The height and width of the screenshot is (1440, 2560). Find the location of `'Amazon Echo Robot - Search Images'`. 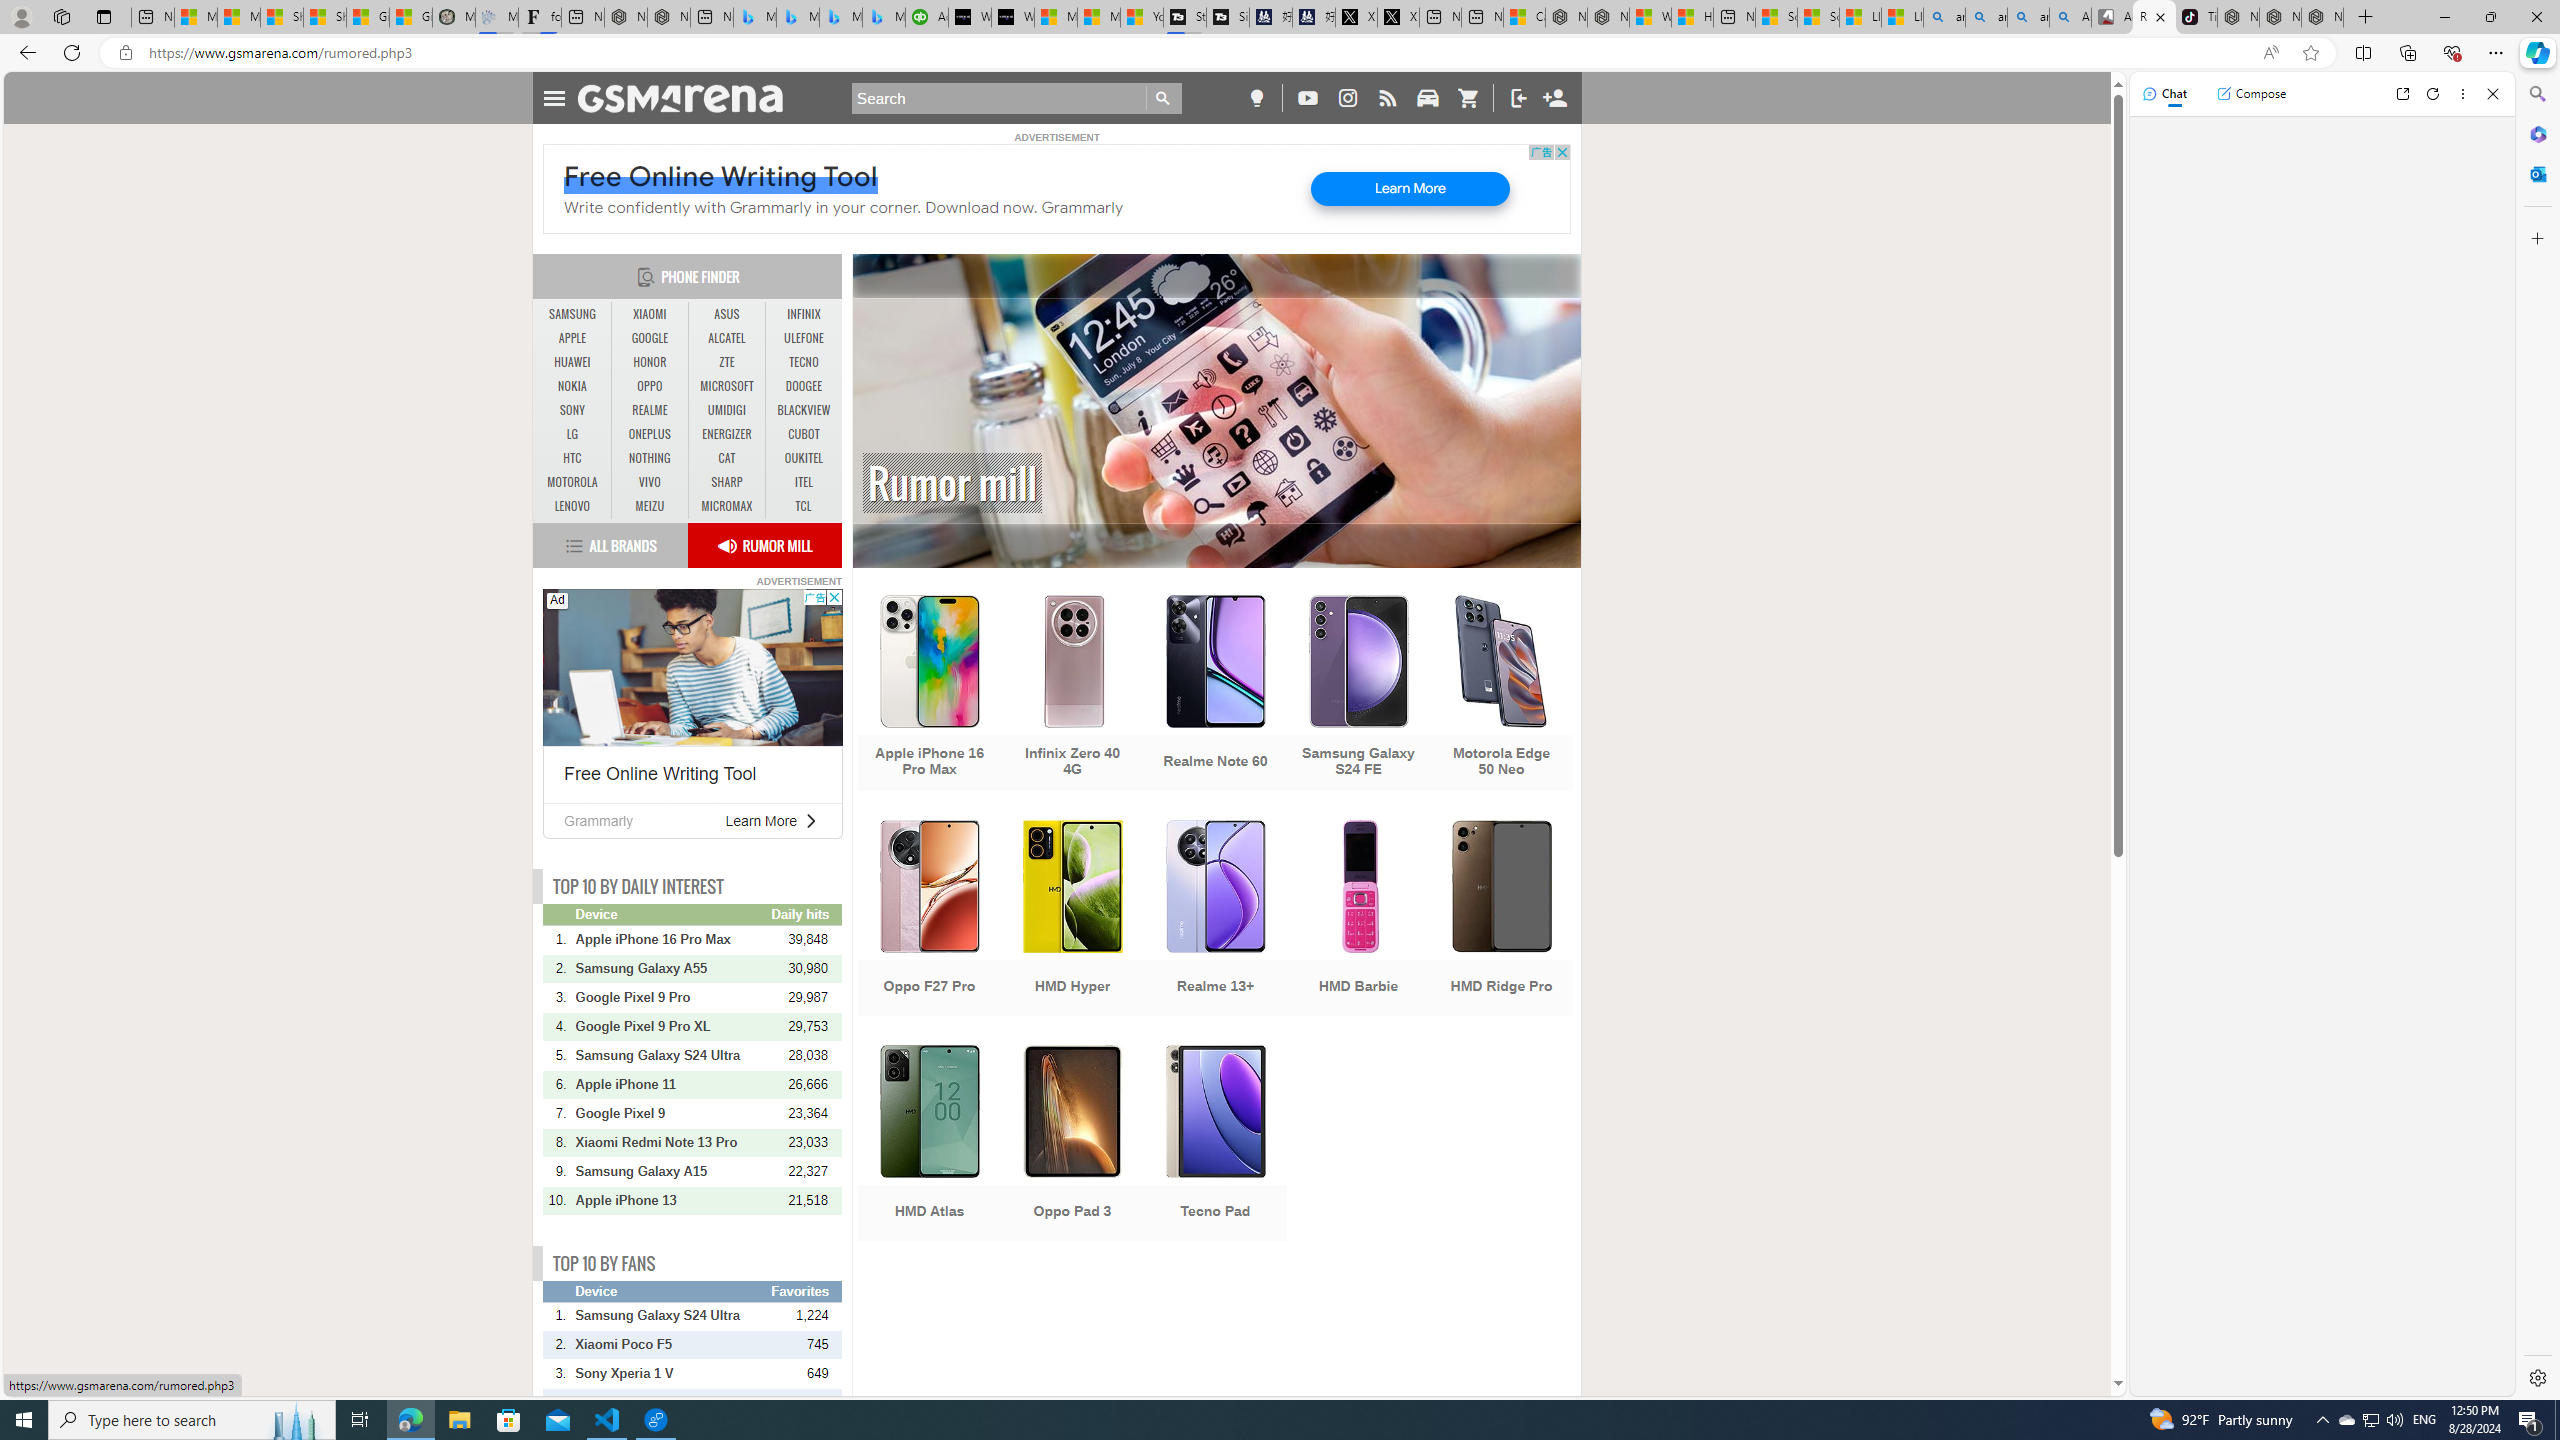

'Amazon Echo Robot - Search Images' is located at coordinates (2068, 16).